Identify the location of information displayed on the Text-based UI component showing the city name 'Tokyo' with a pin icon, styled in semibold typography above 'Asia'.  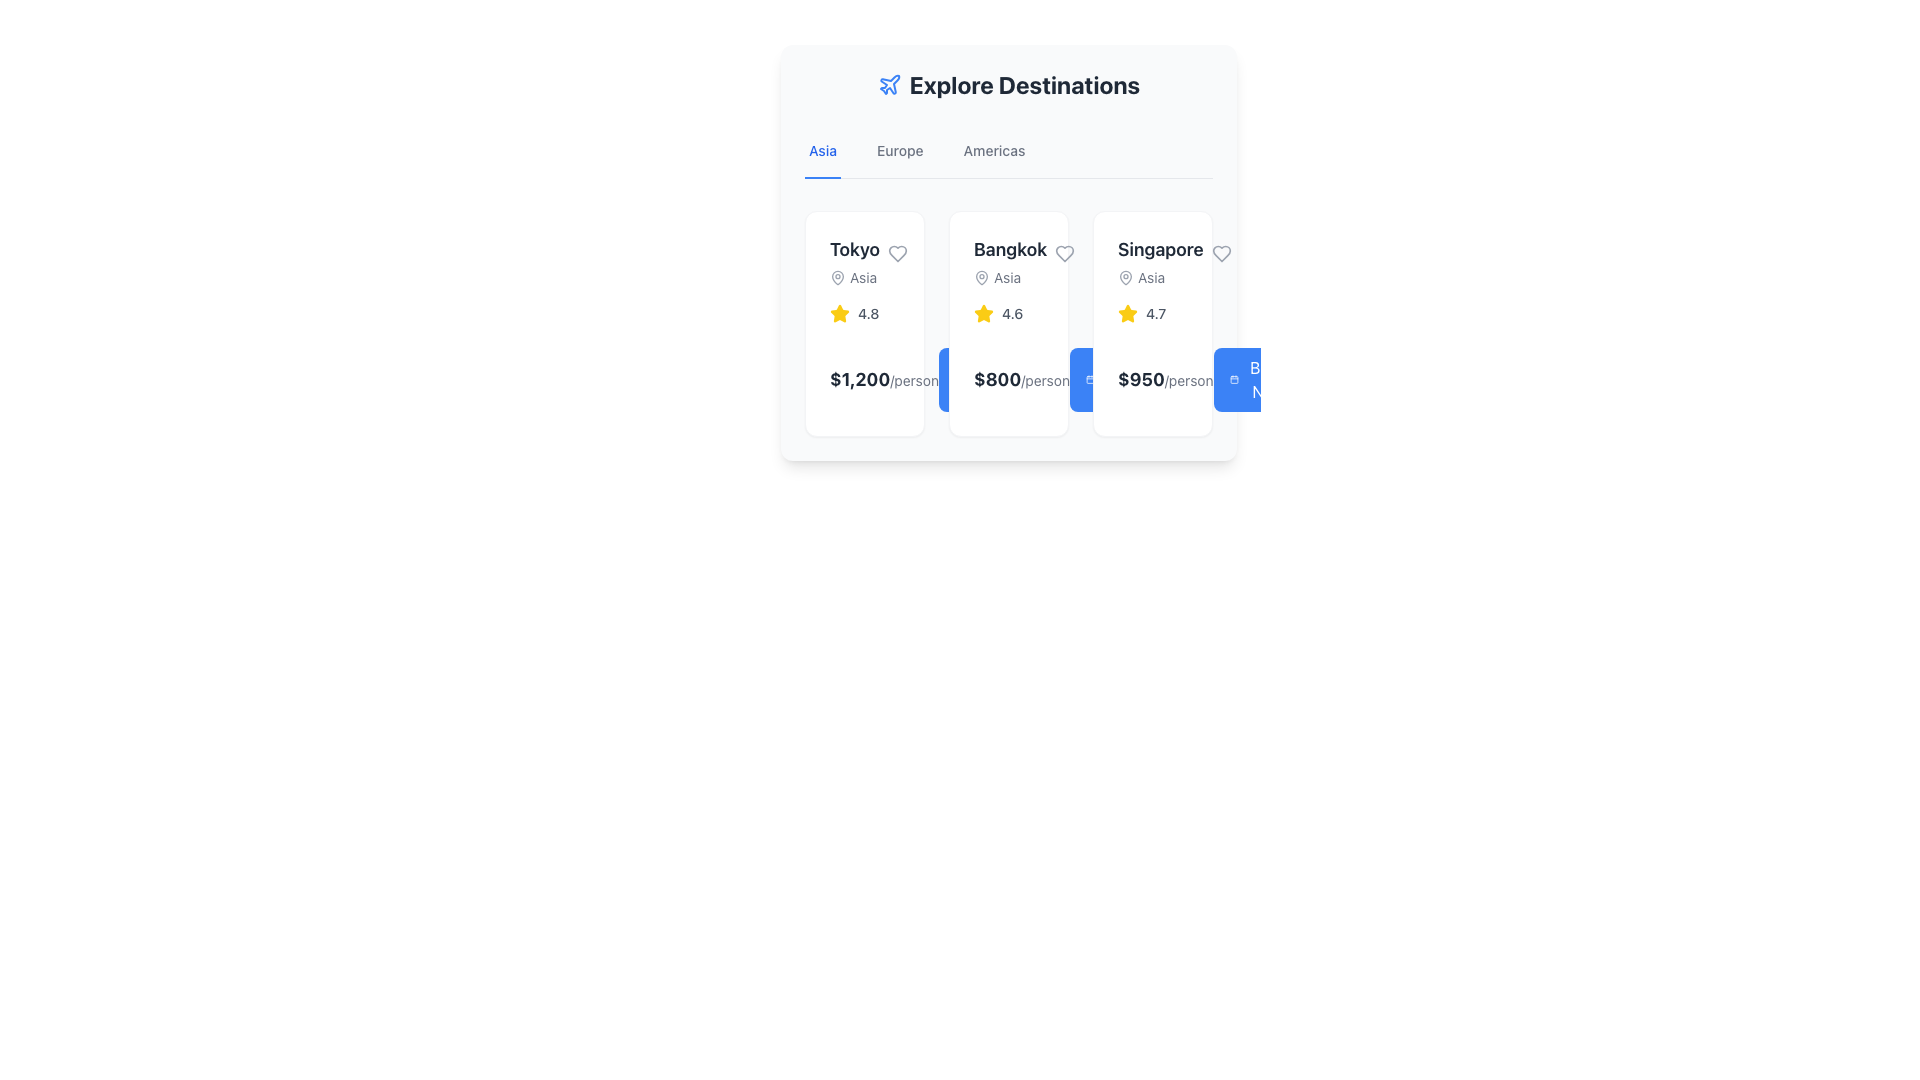
(854, 261).